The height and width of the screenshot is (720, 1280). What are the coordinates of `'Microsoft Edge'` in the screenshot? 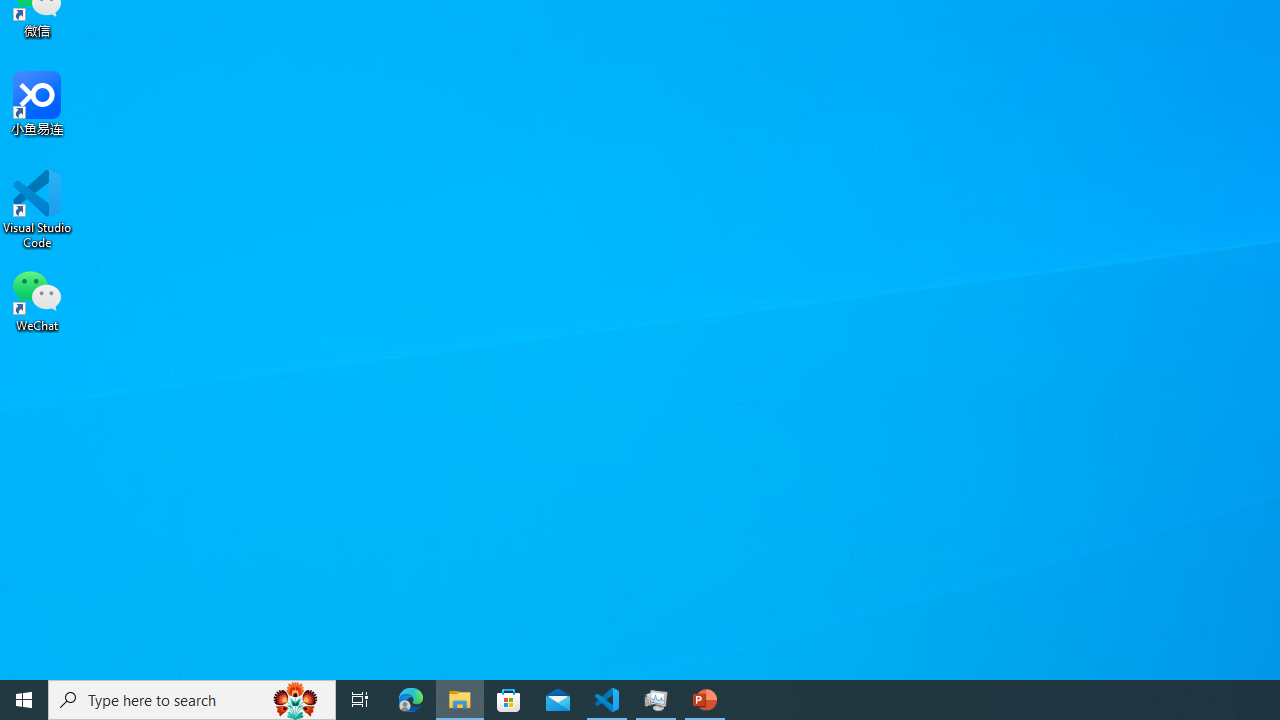 It's located at (410, 698).